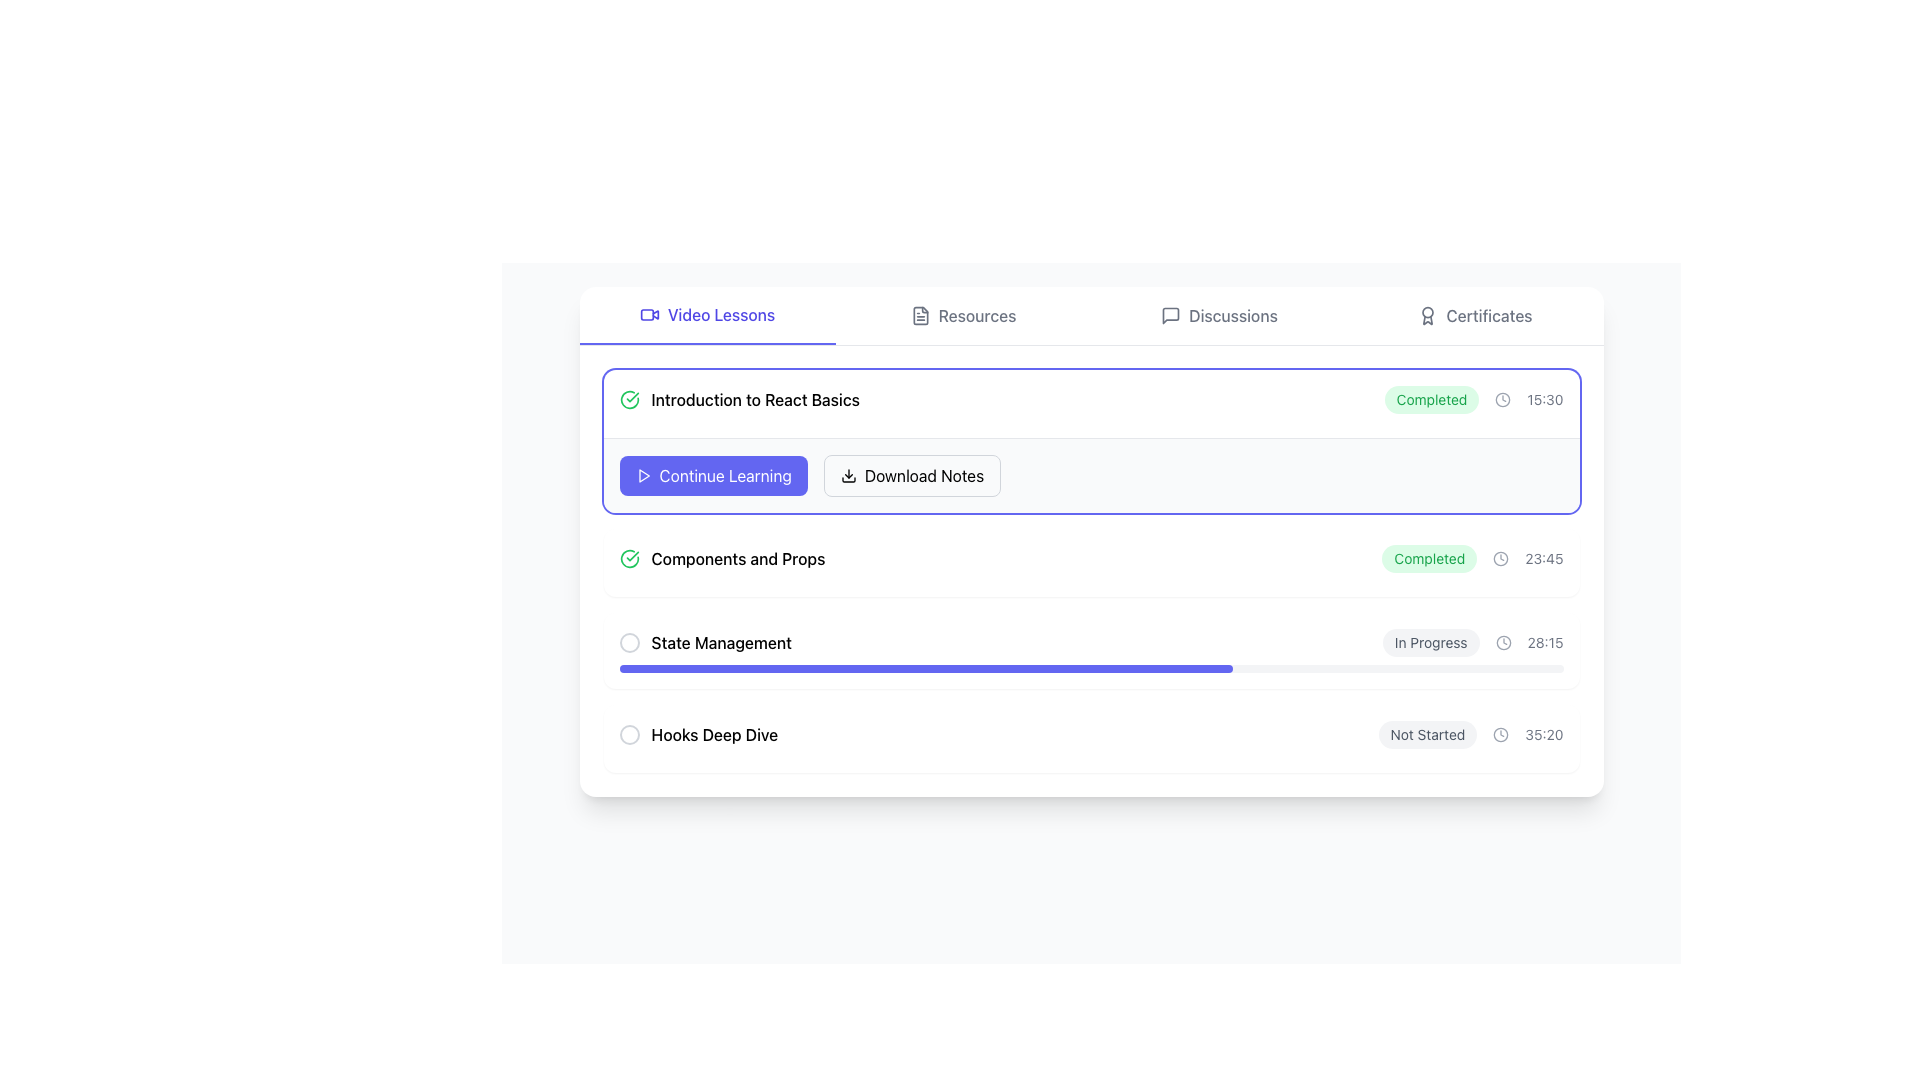  What do you see at coordinates (919, 315) in the screenshot?
I see `the 'Resources' icon located in the navigation menu between 'Video Lessons' and 'Discussions'` at bounding box center [919, 315].